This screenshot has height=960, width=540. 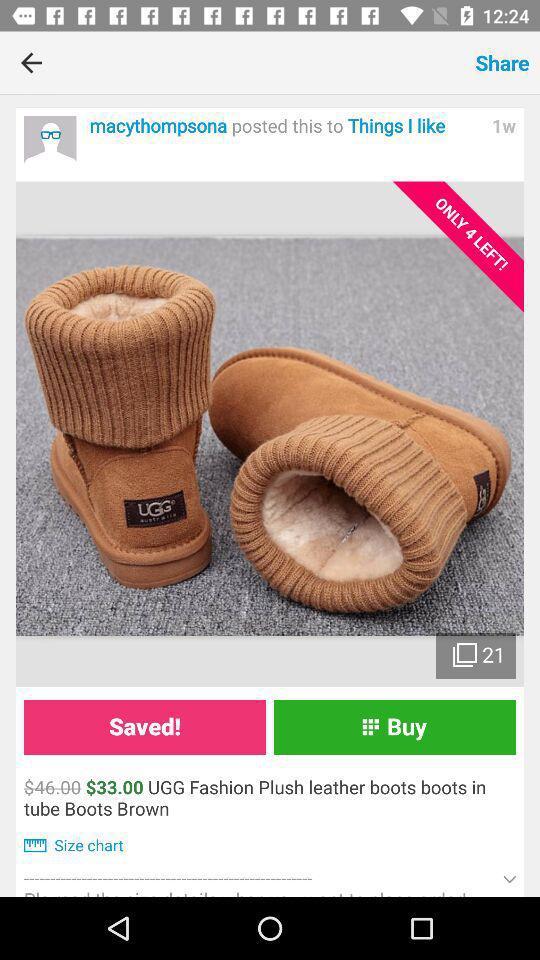 What do you see at coordinates (270, 434) in the screenshot?
I see `item is displayed` at bounding box center [270, 434].